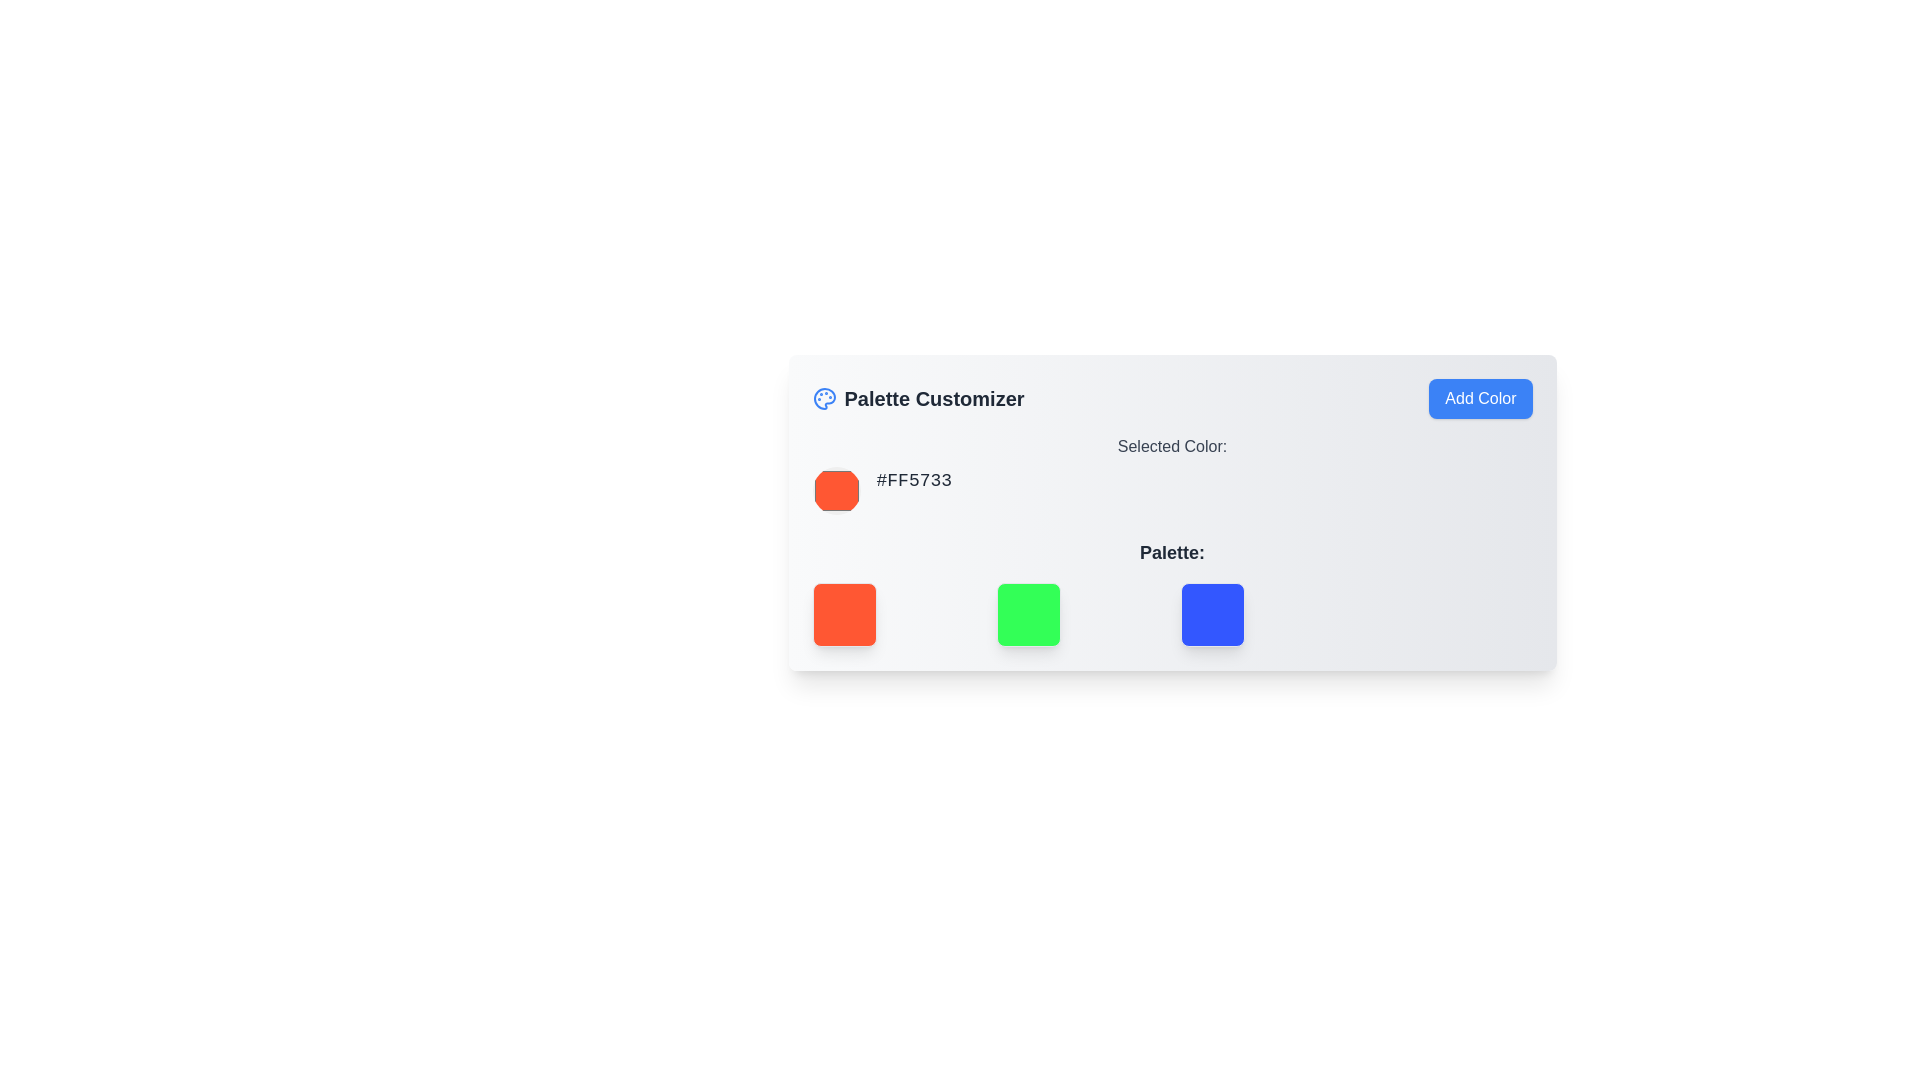  What do you see at coordinates (1028, 613) in the screenshot?
I see `the middle color block in the color palette customization tool for reference; it is located between an orange block on the left and a blue block on the right` at bounding box center [1028, 613].